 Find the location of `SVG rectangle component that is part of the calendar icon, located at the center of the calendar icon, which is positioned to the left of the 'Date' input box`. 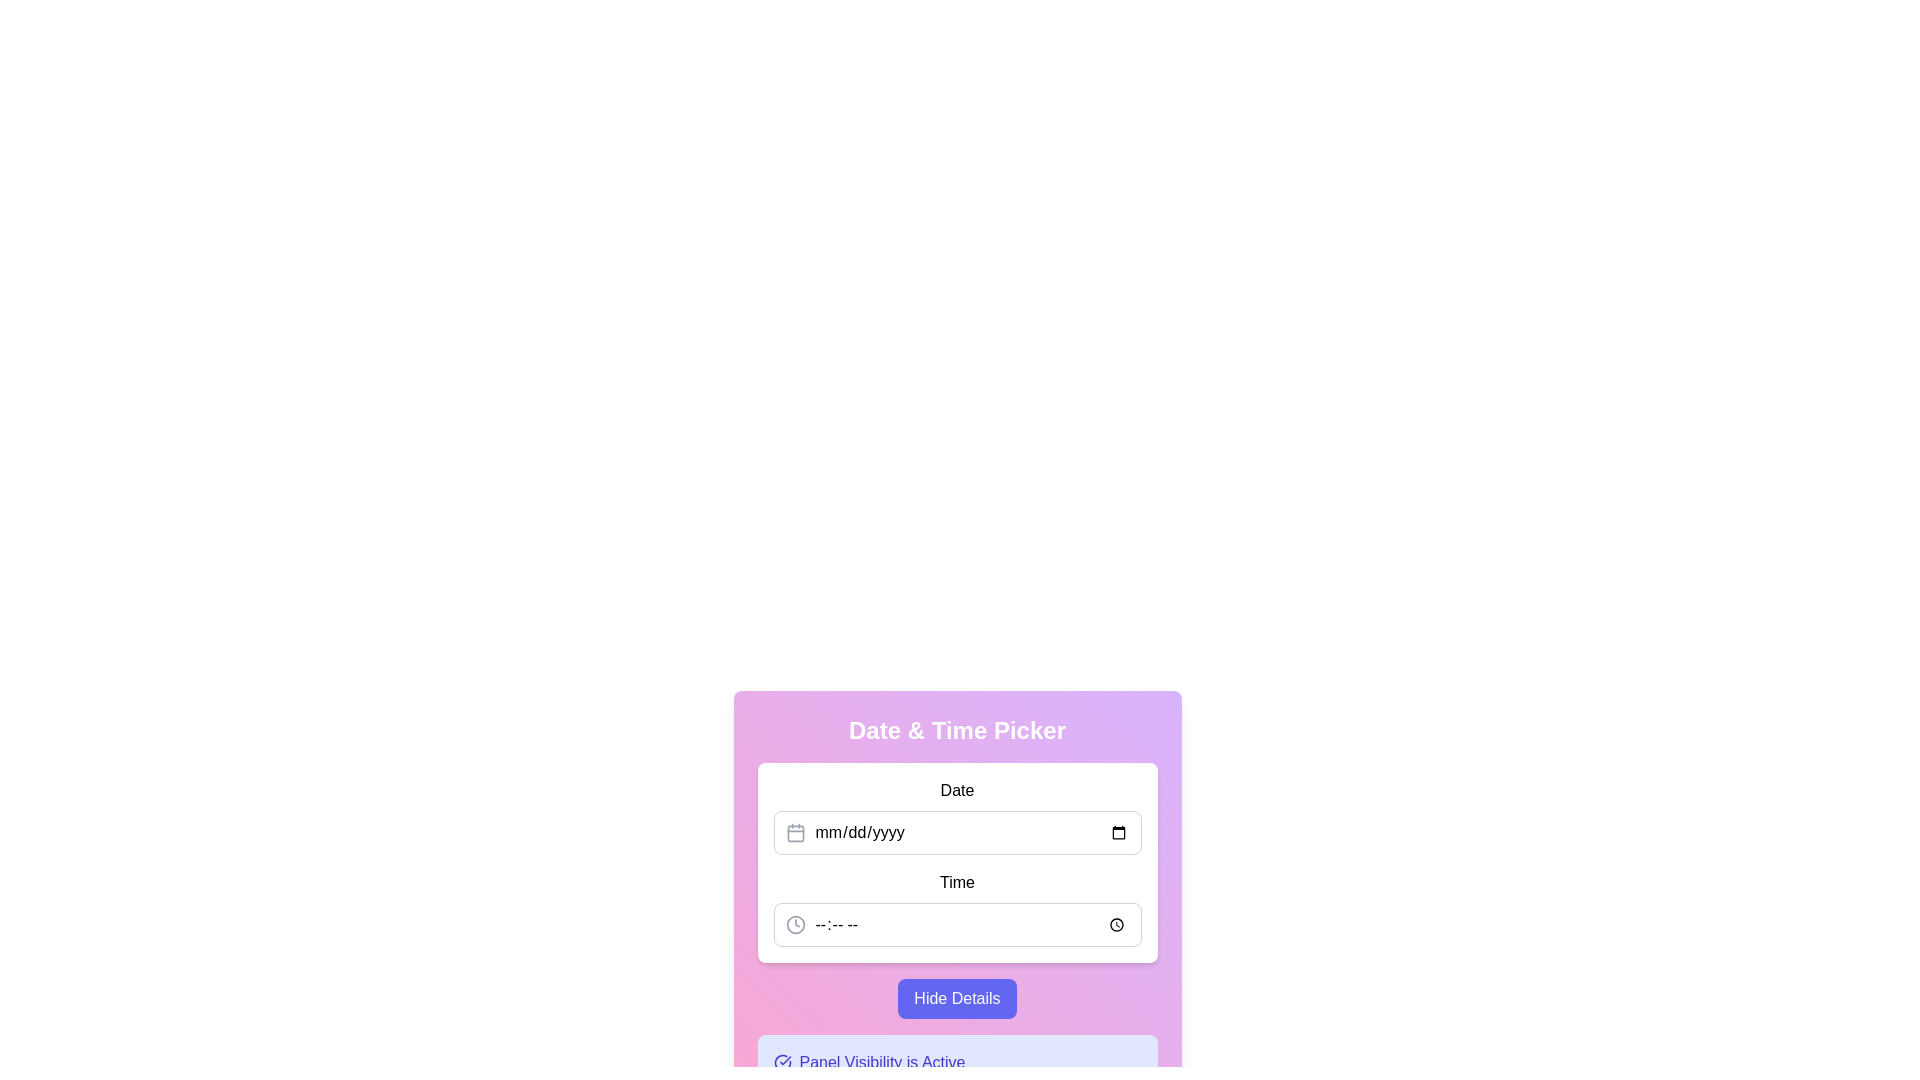

SVG rectangle component that is part of the calendar icon, located at the center of the calendar icon, which is positioned to the left of the 'Date' input box is located at coordinates (794, 833).